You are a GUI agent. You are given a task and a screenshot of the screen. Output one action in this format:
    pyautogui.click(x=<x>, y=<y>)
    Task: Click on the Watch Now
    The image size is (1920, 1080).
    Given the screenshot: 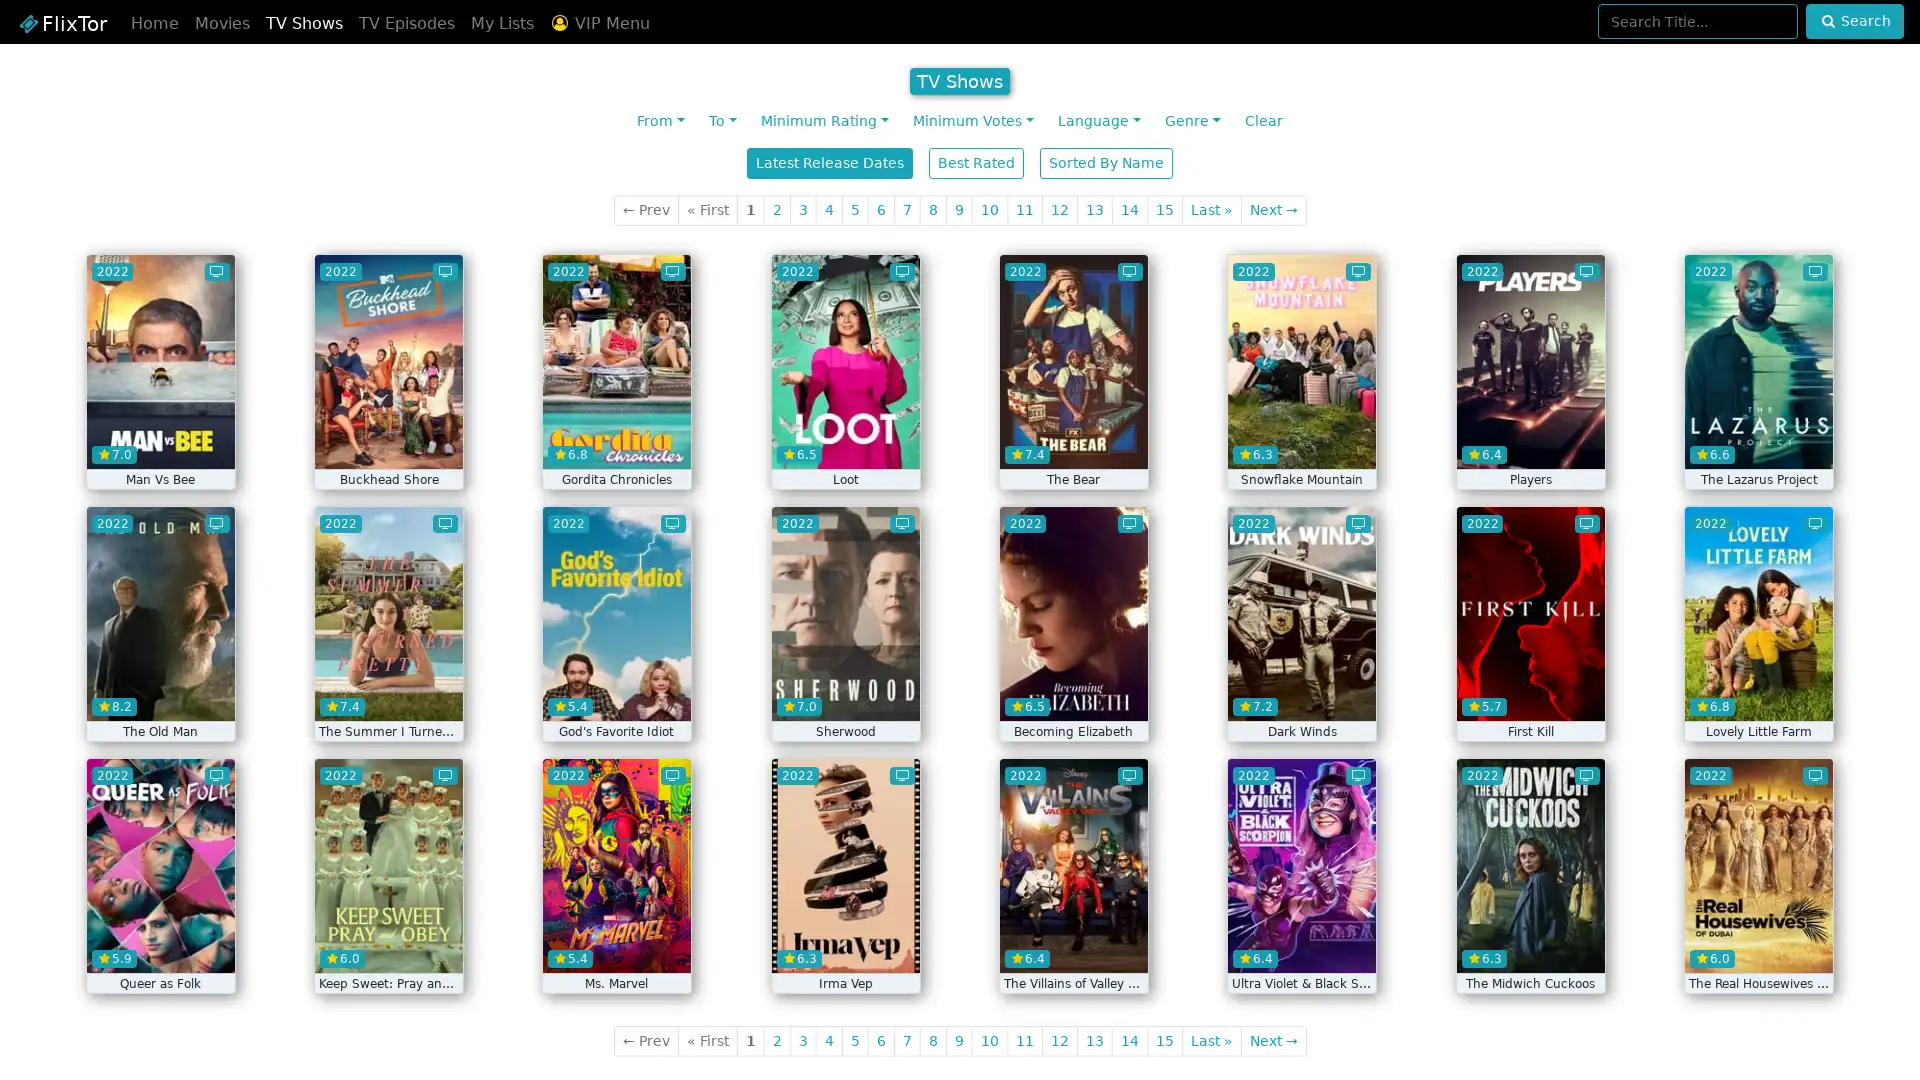 What is the action you would take?
    pyautogui.click(x=1529, y=944)
    